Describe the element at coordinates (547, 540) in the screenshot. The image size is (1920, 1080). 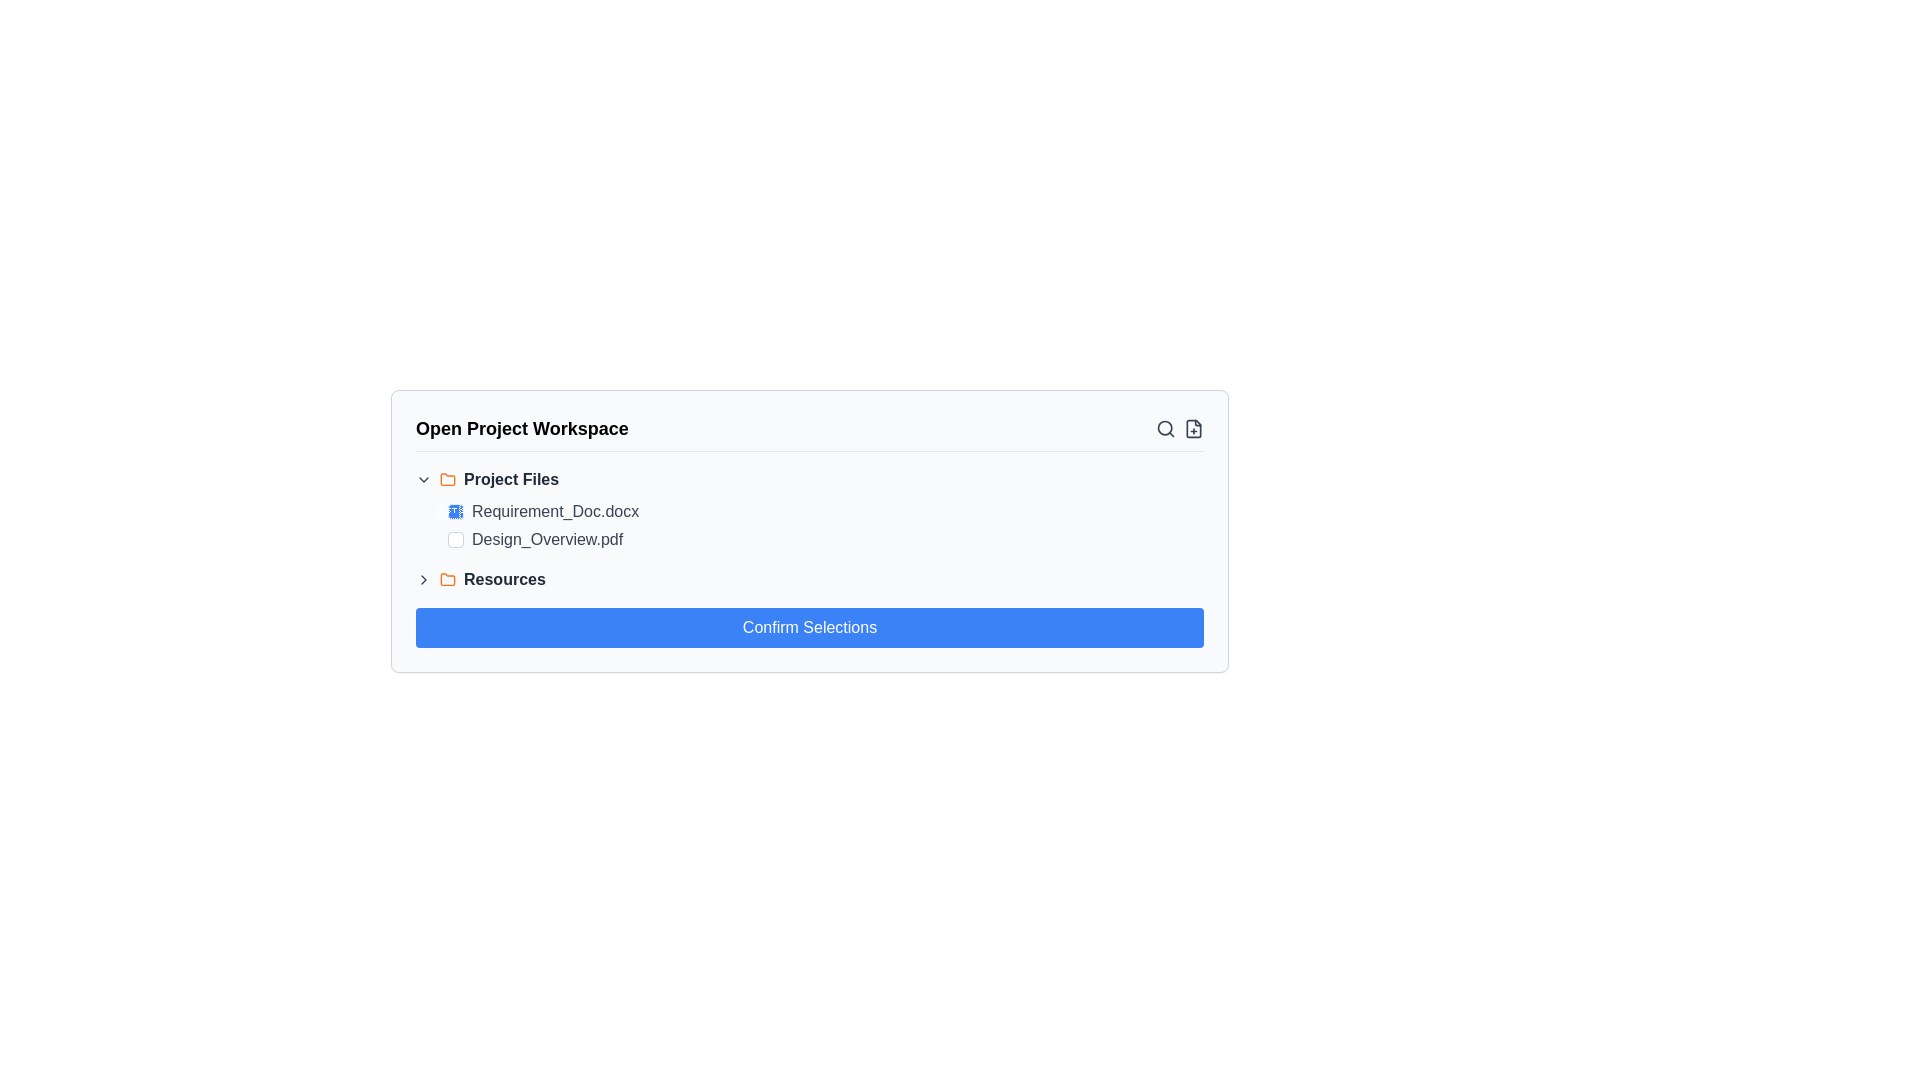
I see `the text label for the file named 'Design_Overview.pdf' located in the 'Project Files' section` at that location.